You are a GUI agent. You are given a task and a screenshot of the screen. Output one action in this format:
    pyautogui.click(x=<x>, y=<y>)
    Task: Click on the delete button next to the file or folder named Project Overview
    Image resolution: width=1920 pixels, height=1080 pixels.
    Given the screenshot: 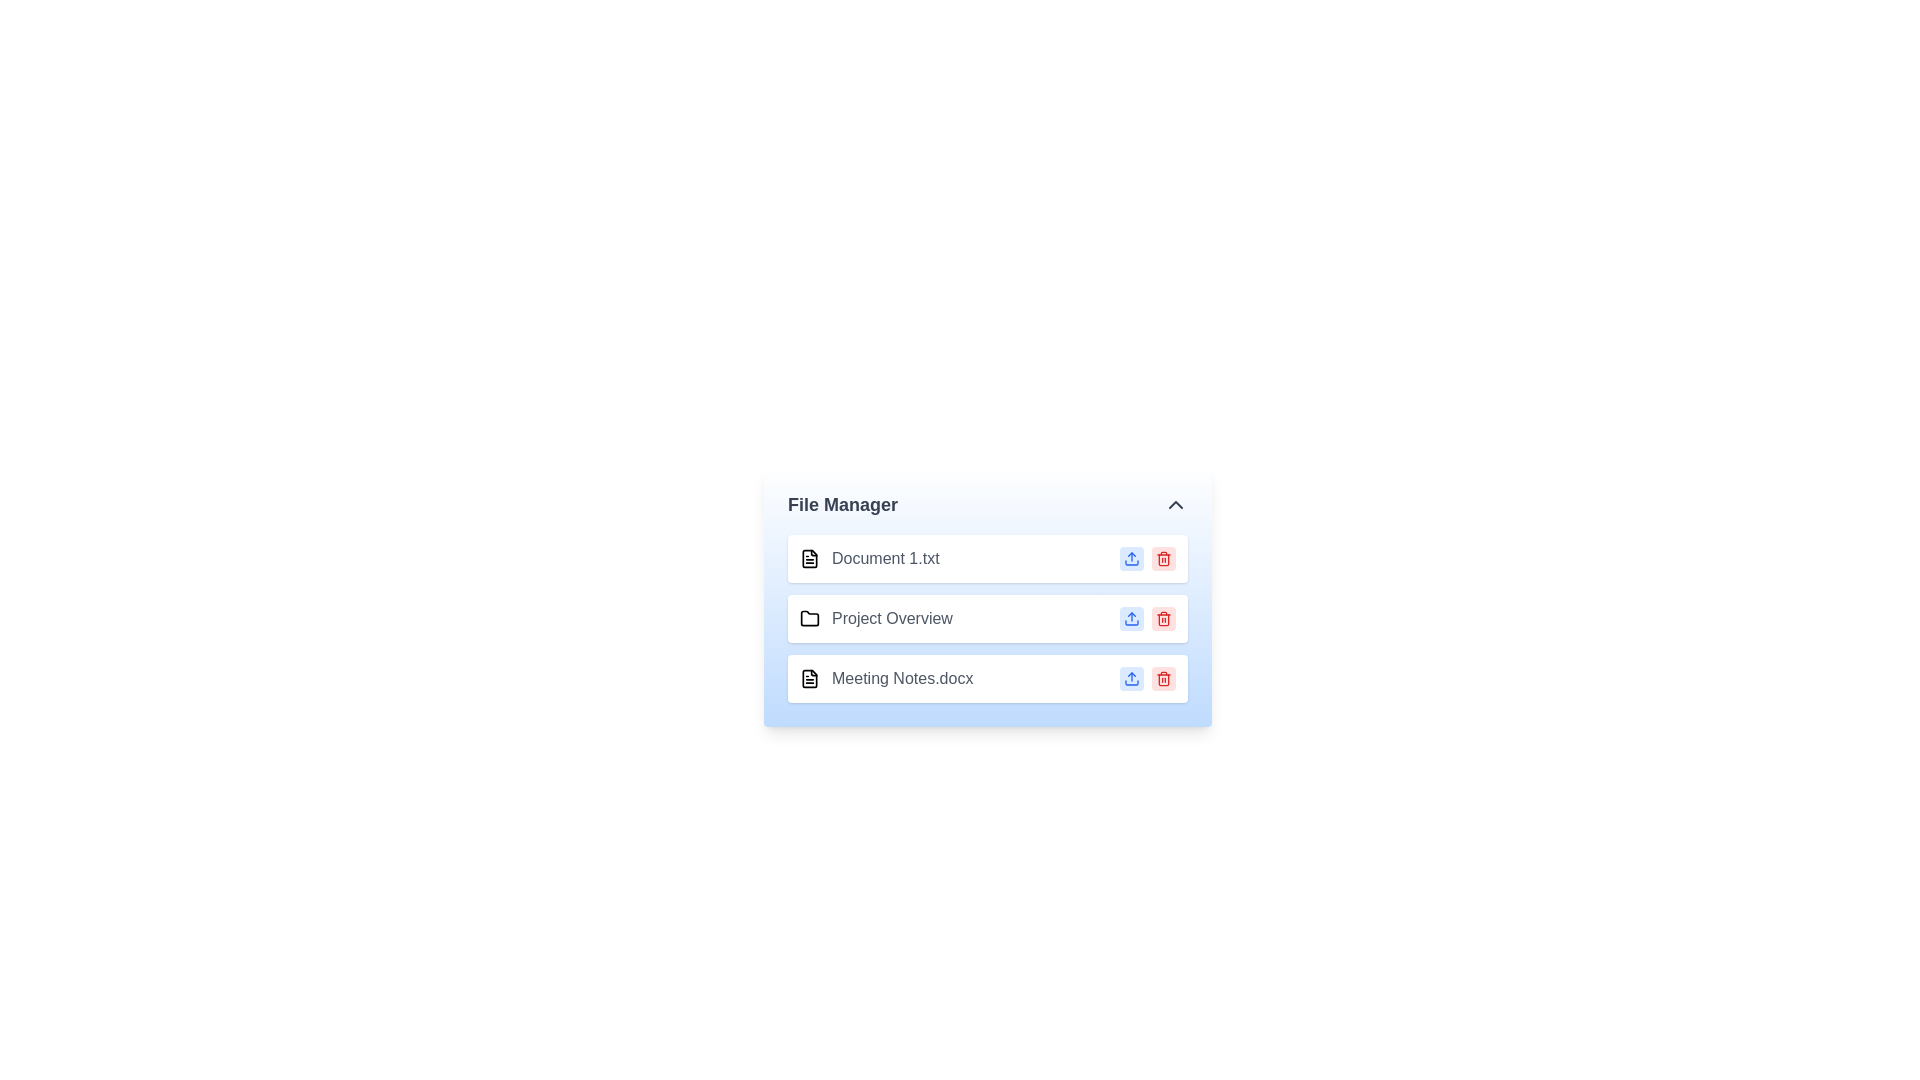 What is the action you would take?
    pyautogui.click(x=1163, y=617)
    